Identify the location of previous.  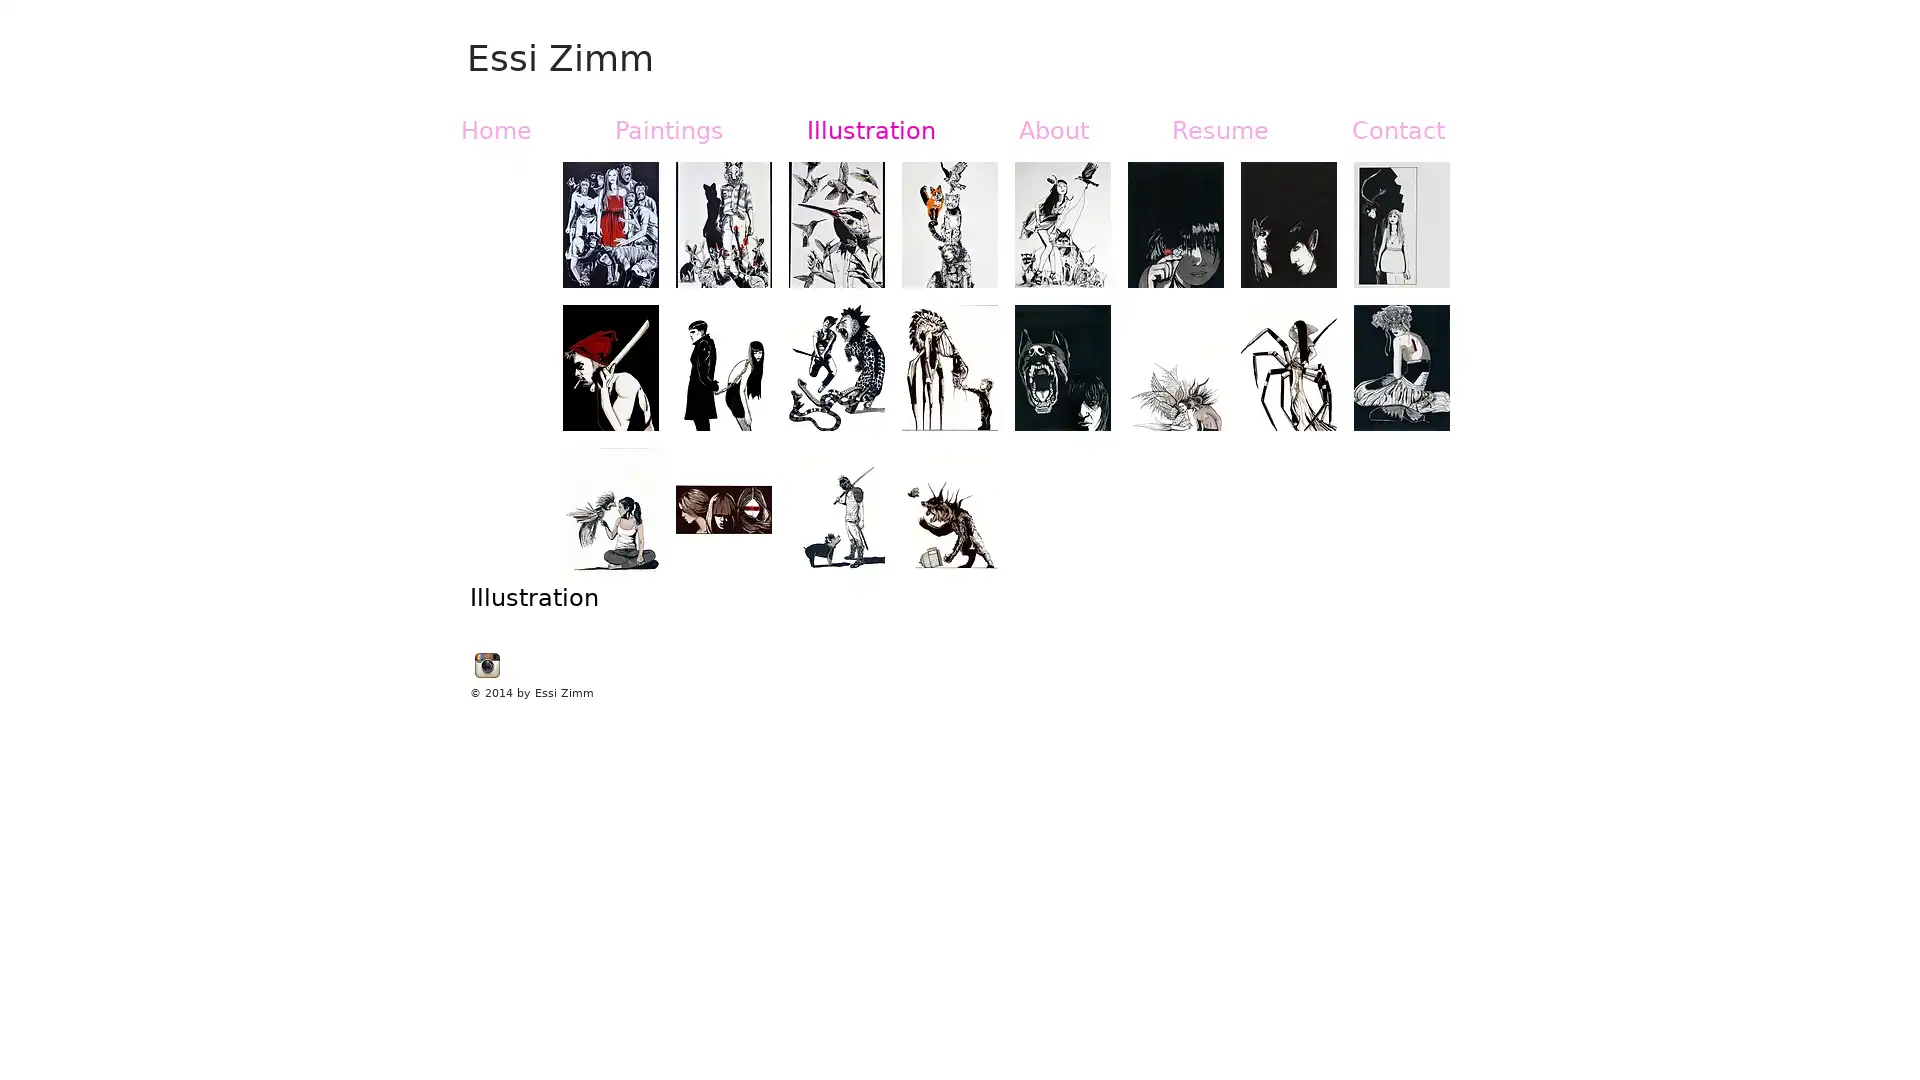
(604, 384).